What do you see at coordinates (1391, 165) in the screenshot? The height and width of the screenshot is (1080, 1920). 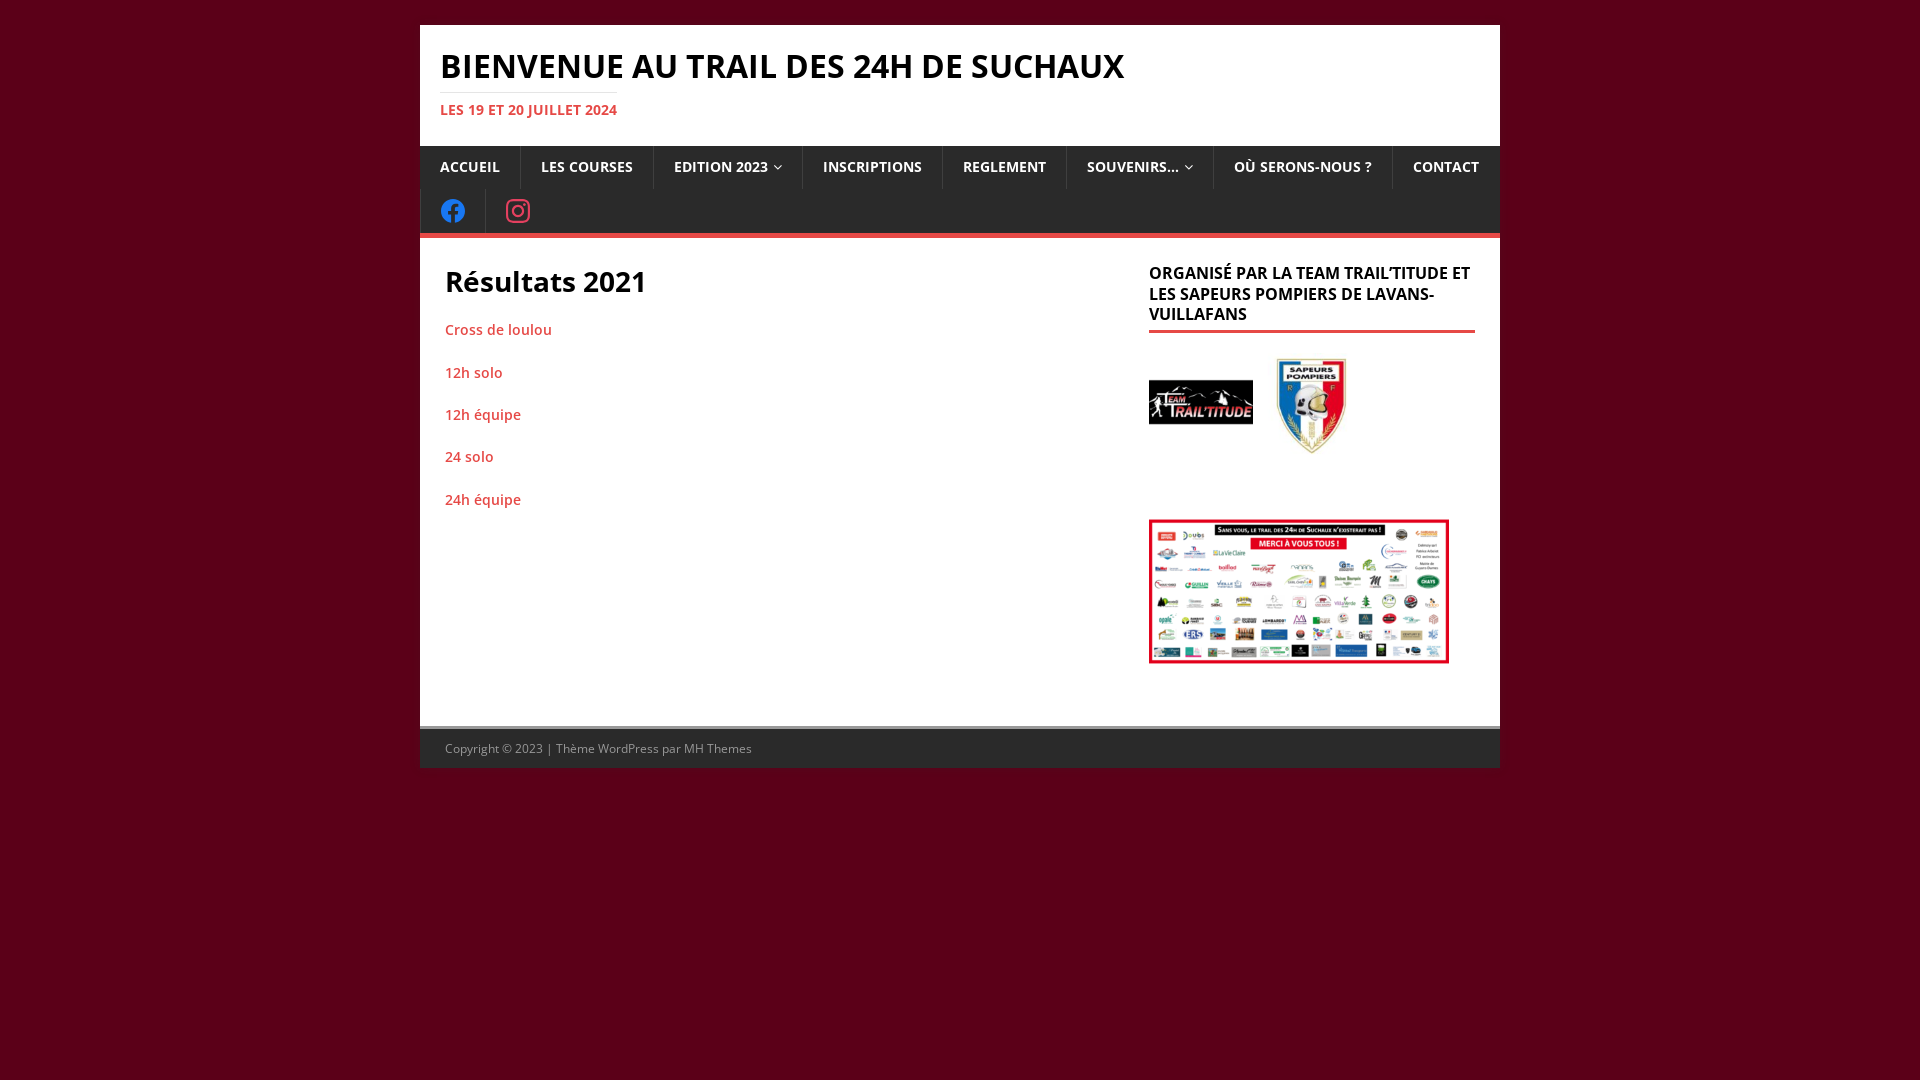 I see `'CONTACT'` at bounding box center [1391, 165].